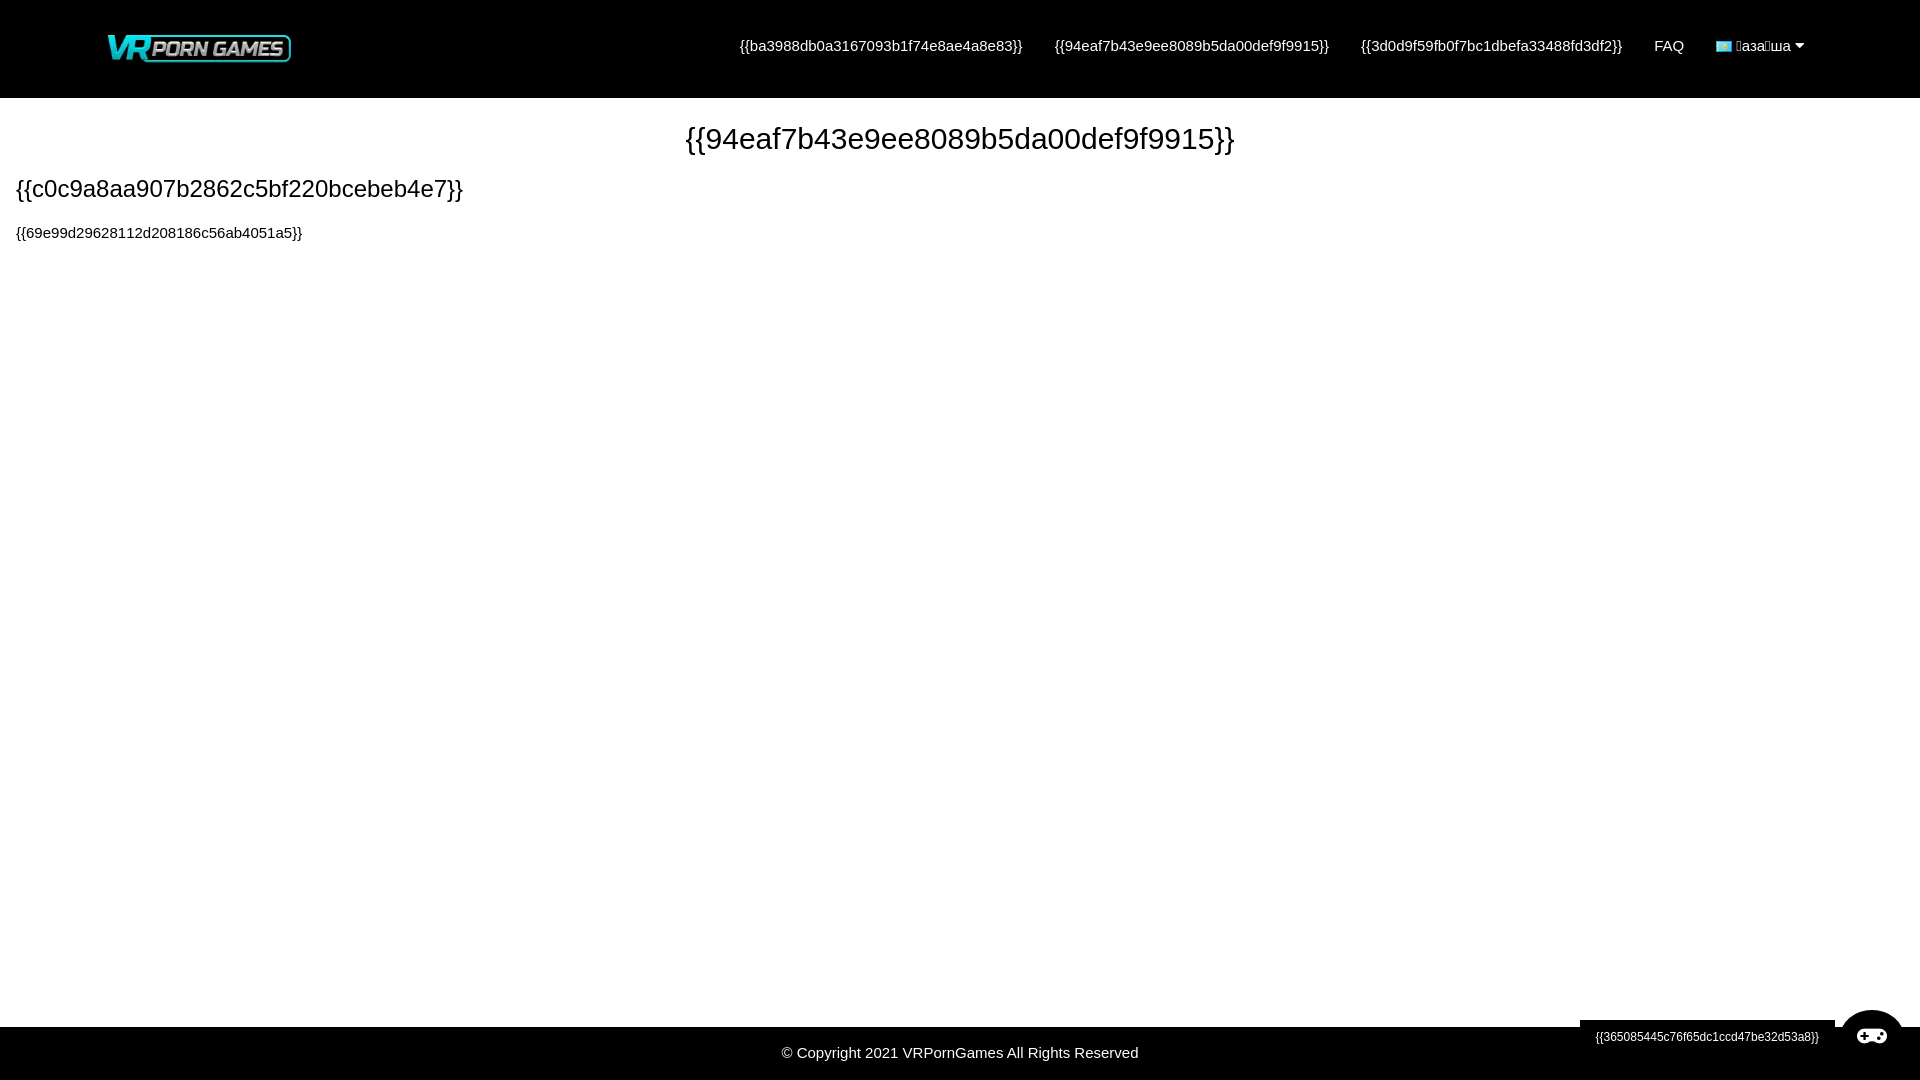 This screenshot has height=1080, width=1920. What do you see at coordinates (1637, 45) in the screenshot?
I see `'FAQ'` at bounding box center [1637, 45].